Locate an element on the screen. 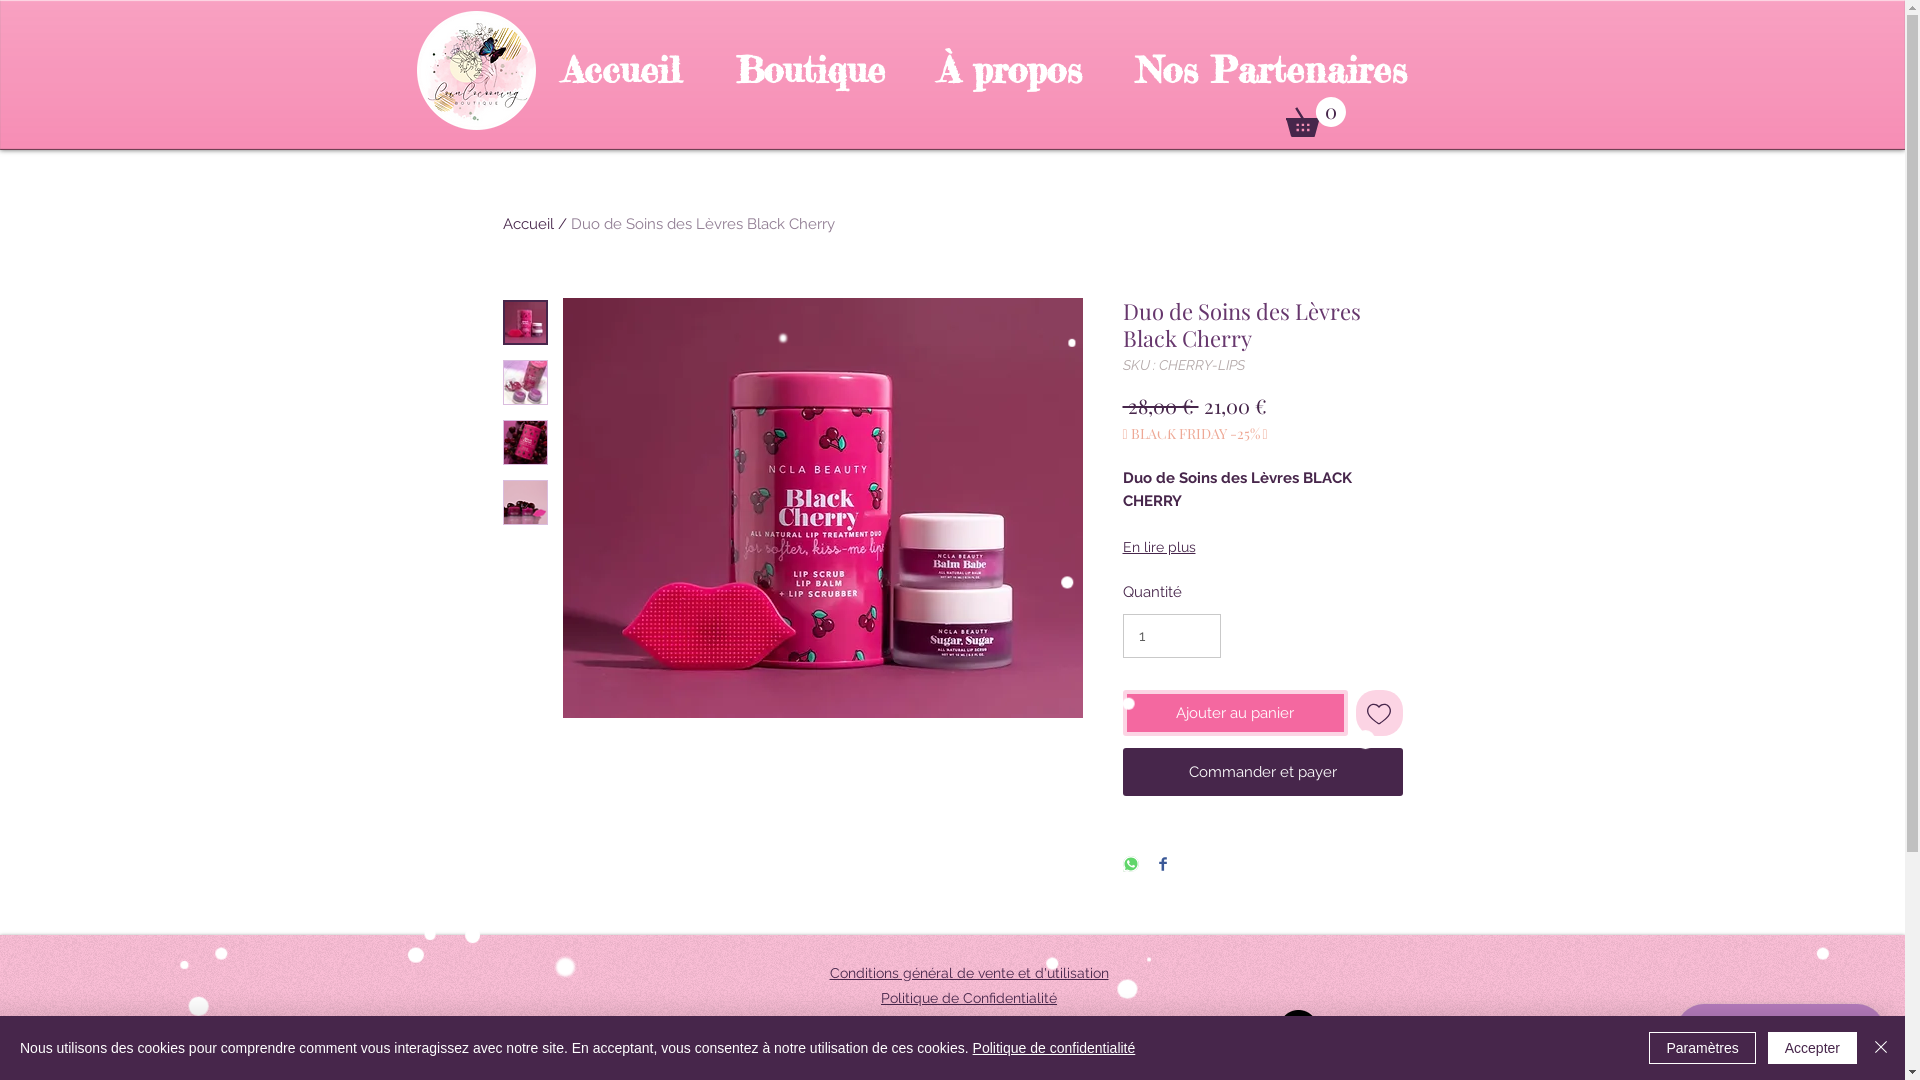 The image size is (1920, 1080). 'Nos Partenaires' is located at coordinates (1269, 69).